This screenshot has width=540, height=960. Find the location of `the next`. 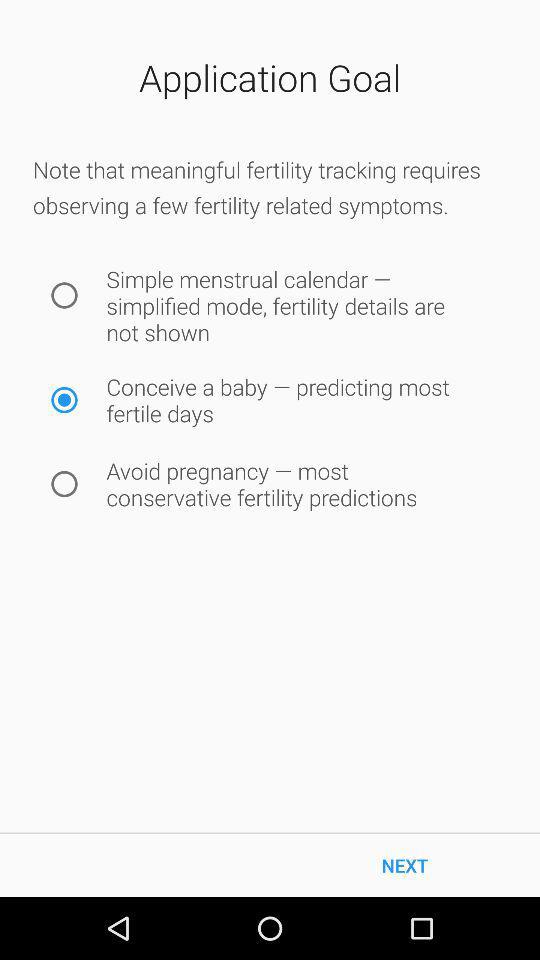

the next is located at coordinates (405, 864).